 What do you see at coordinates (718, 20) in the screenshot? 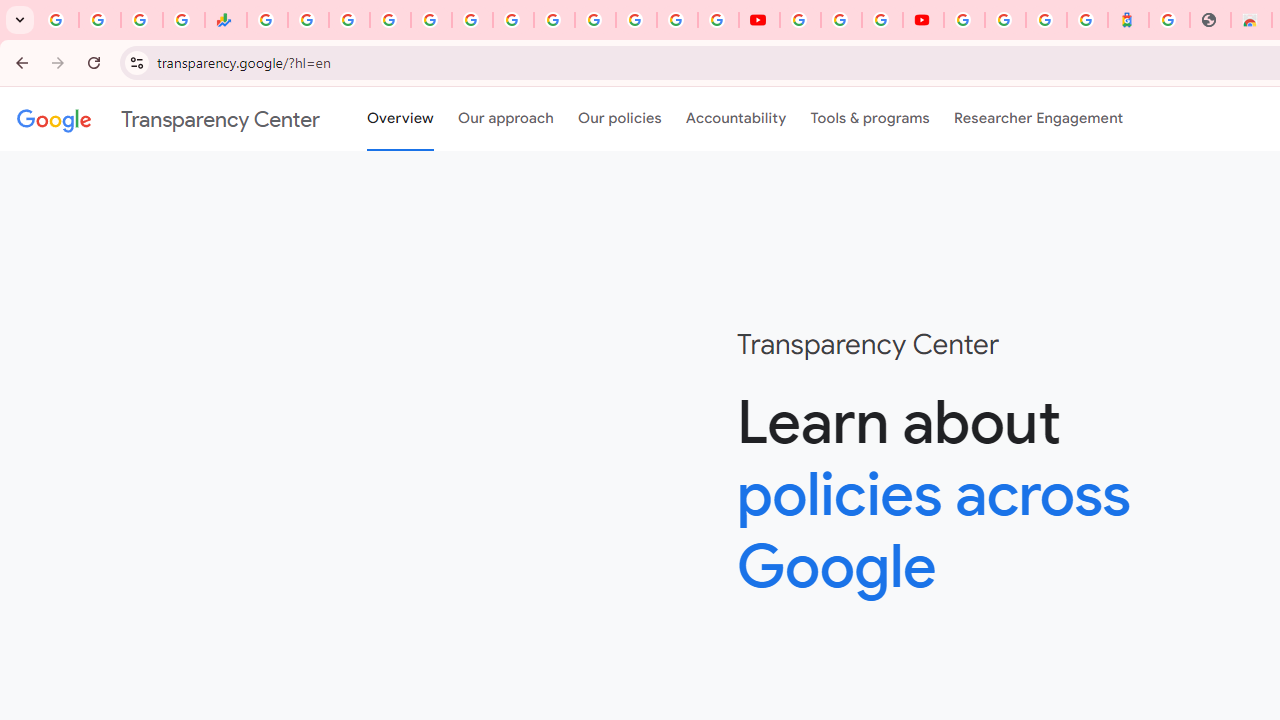
I see `'Privacy Checkup'` at bounding box center [718, 20].